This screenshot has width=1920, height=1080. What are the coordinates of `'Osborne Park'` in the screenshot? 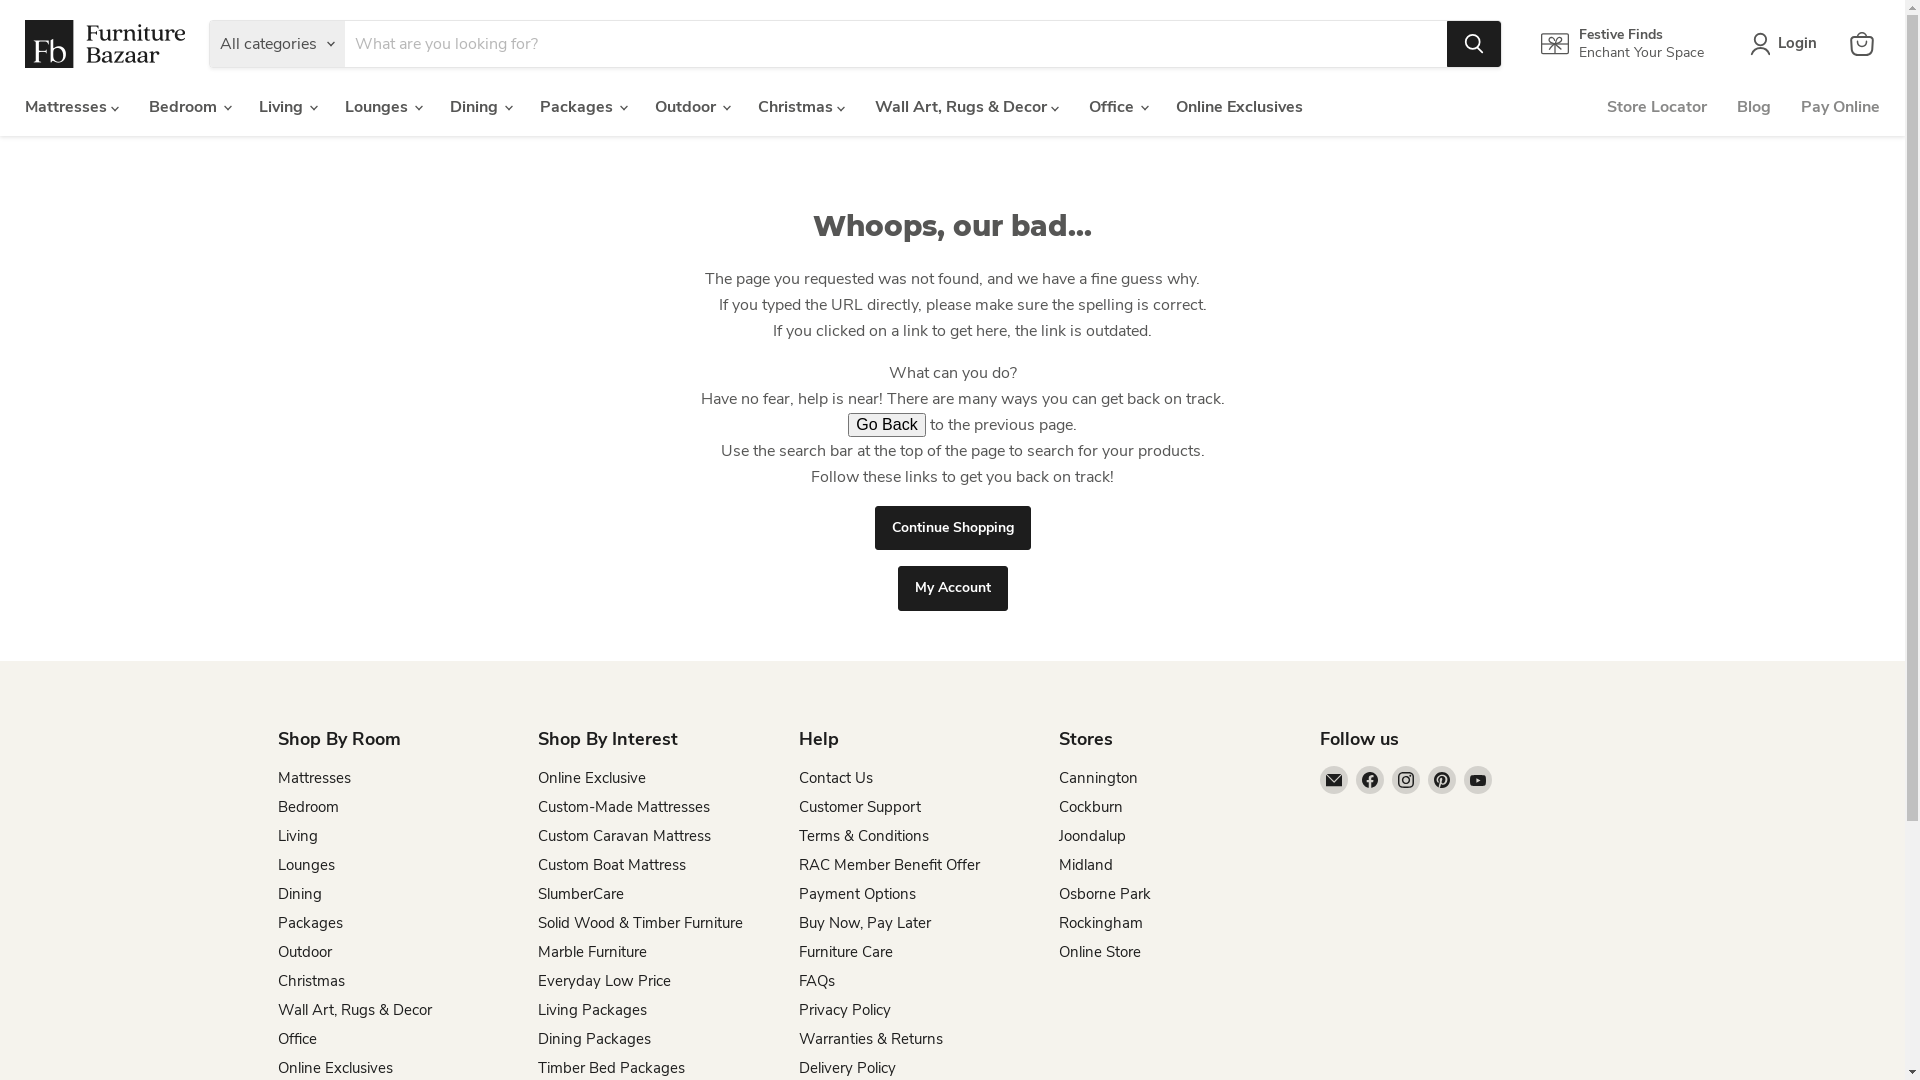 It's located at (1058, 893).